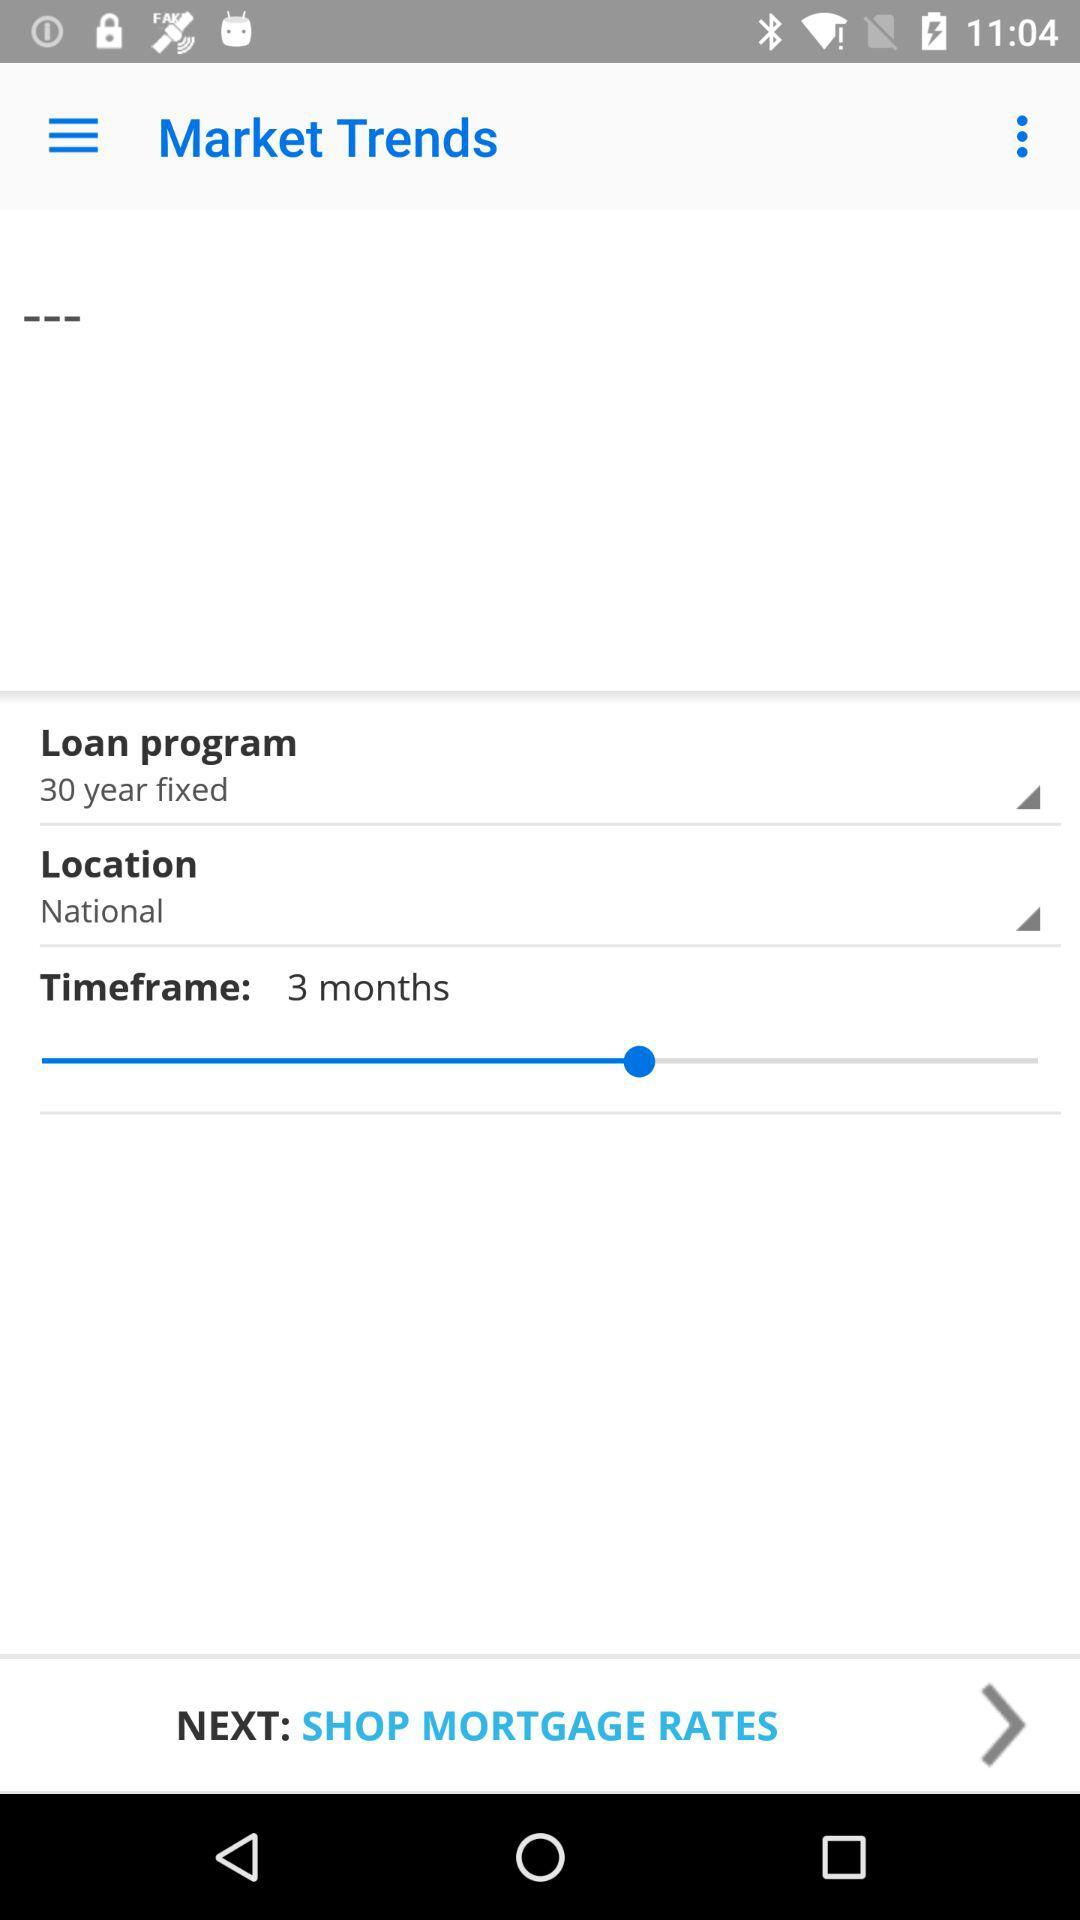 The width and height of the screenshot is (1080, 1920). I want to click on app next to the market trends icon, so click(1027, 135).